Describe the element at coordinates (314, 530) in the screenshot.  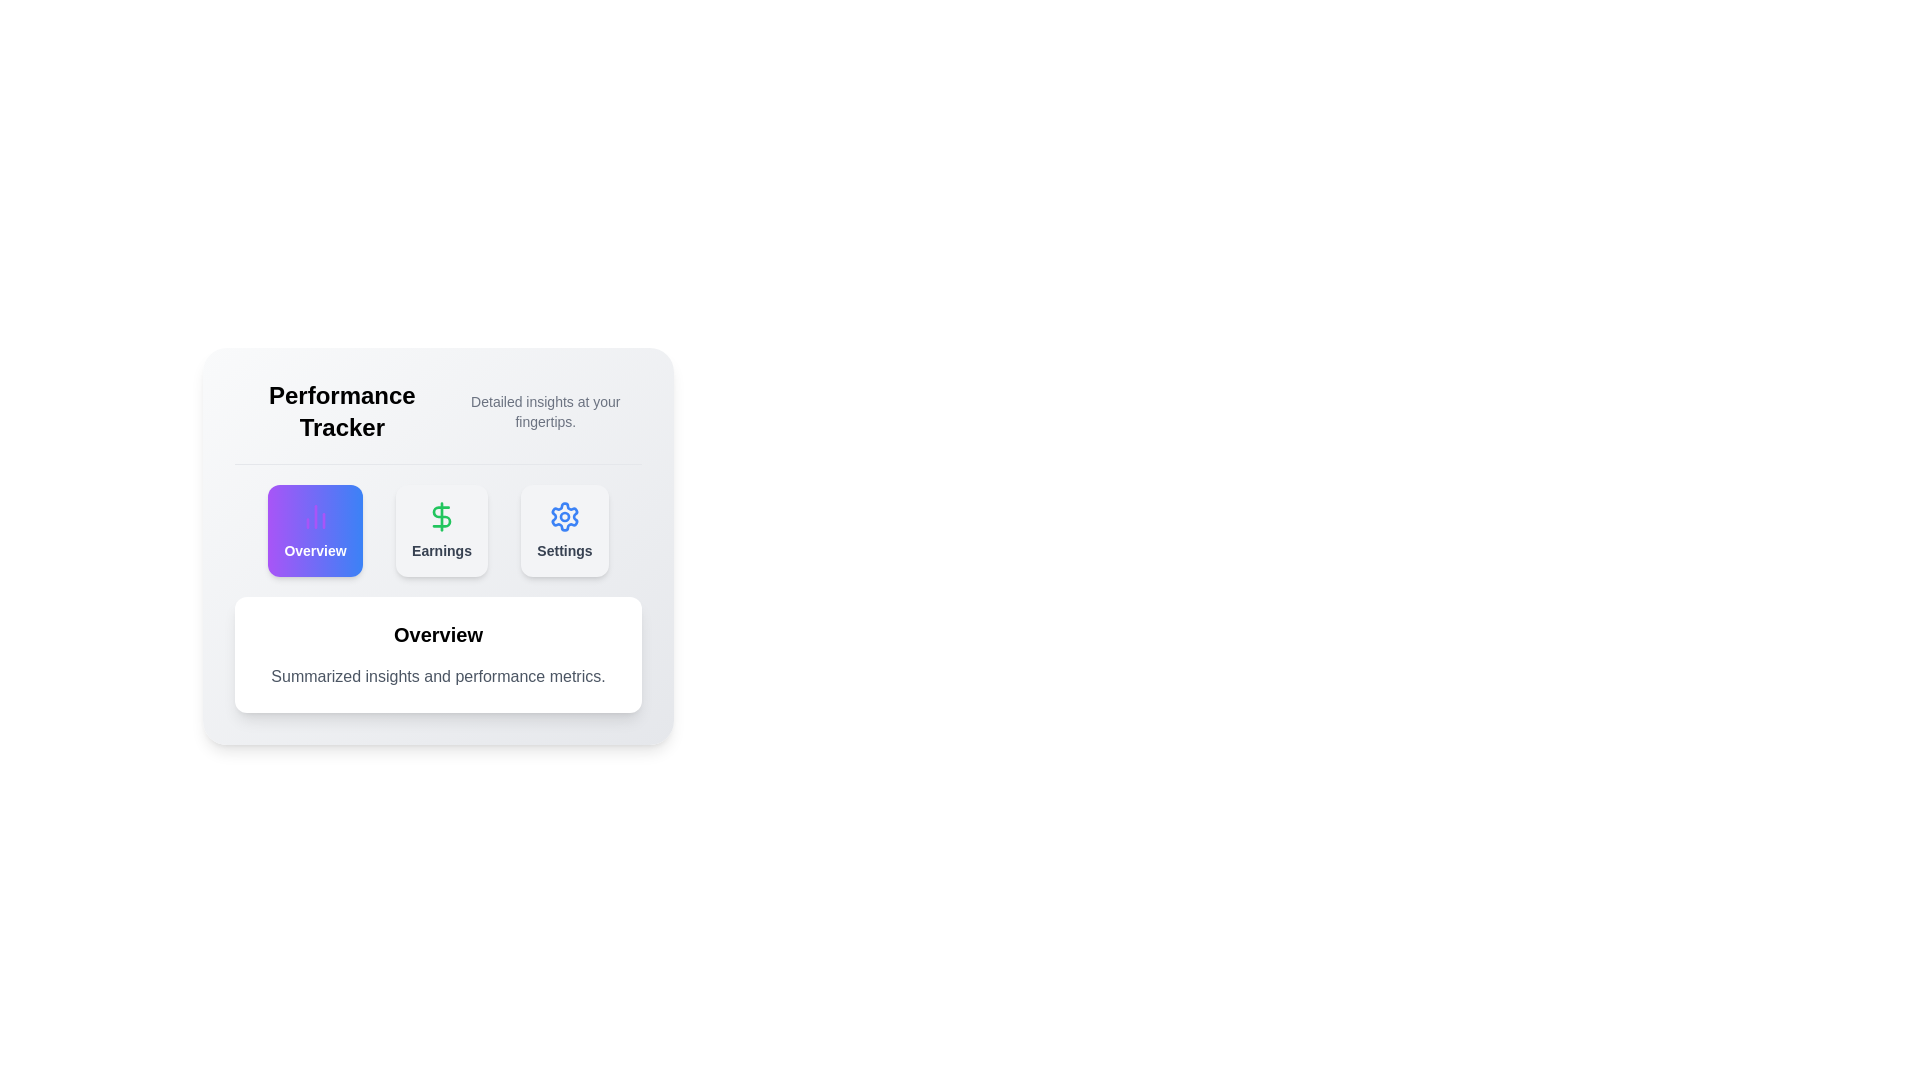
I see `the Overview tab` at that location.